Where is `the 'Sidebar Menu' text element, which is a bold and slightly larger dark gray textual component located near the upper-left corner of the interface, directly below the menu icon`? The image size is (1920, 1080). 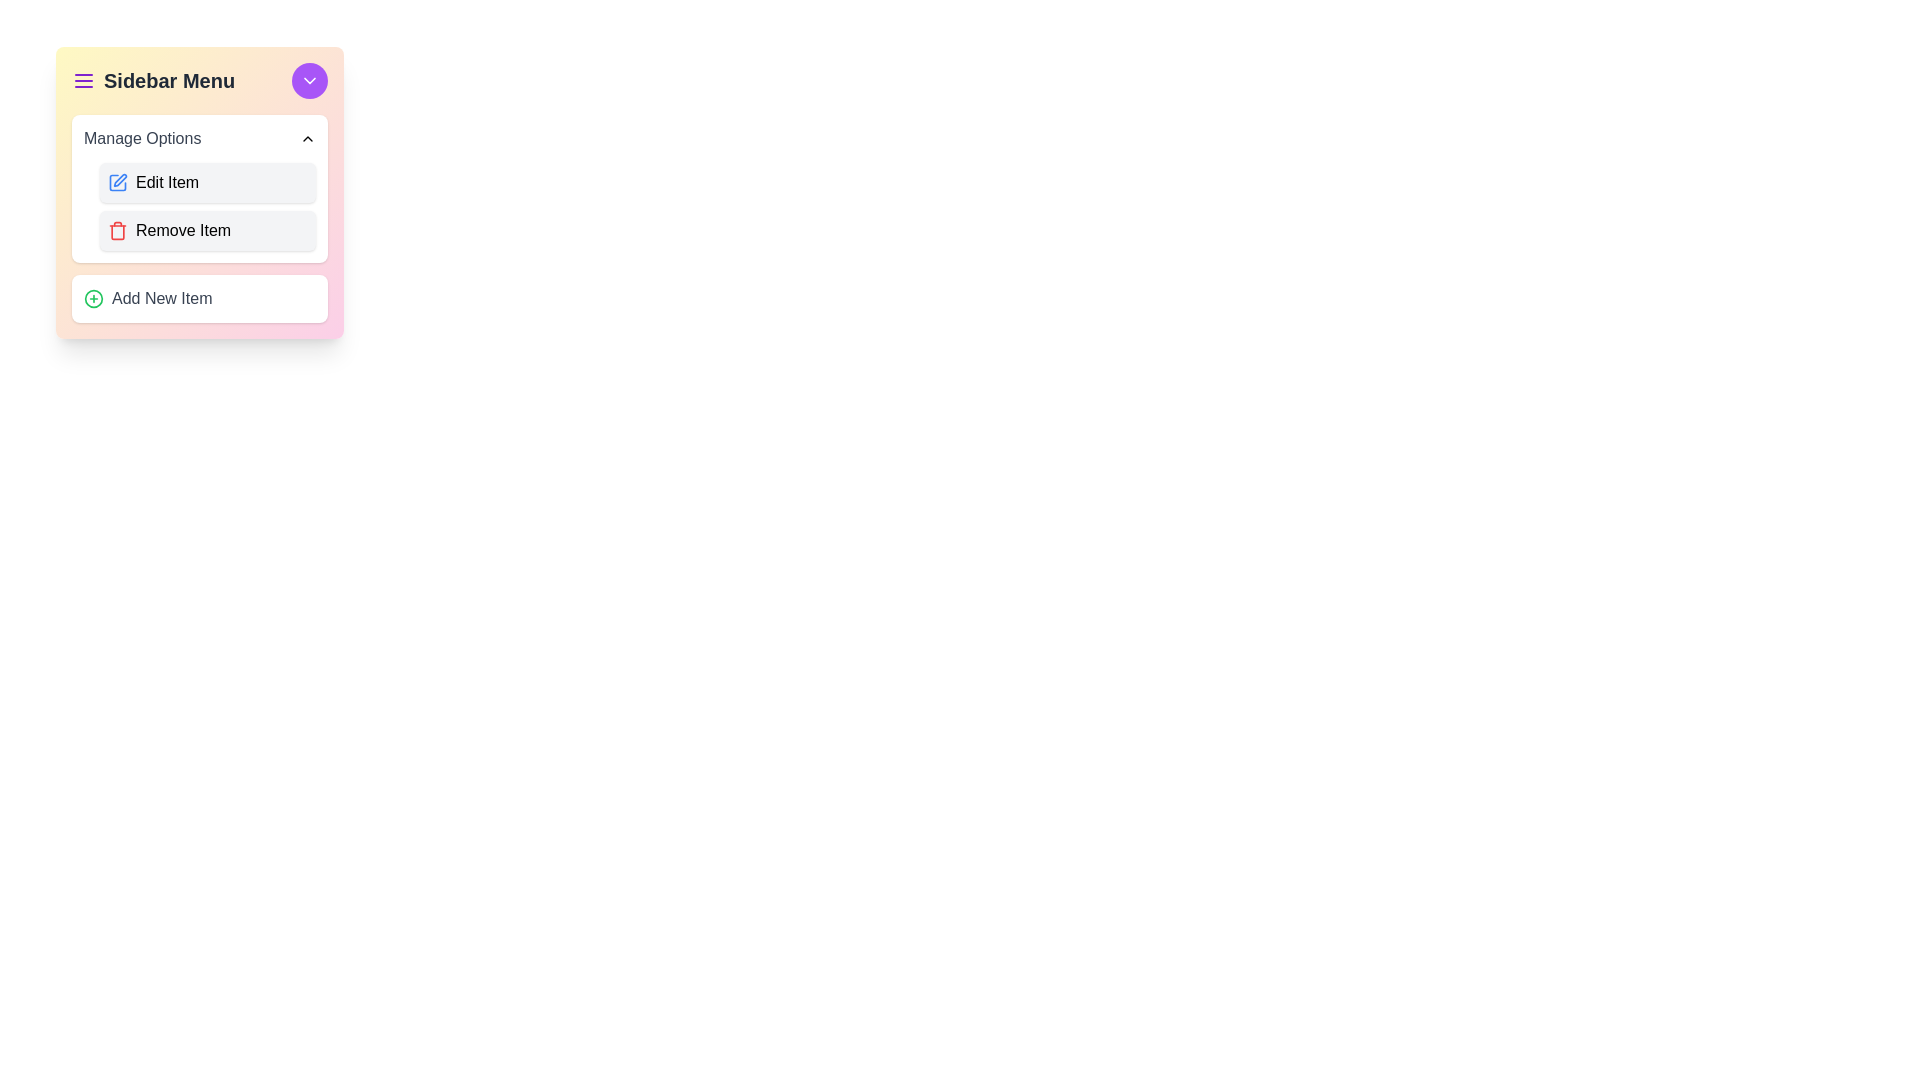 the 'Sidebar Menu' text element, which is a bold and slightly larger dark gray textual component located near the upper-left corner of the interface, directly below the menu icon is located at coordinates (169, 80).